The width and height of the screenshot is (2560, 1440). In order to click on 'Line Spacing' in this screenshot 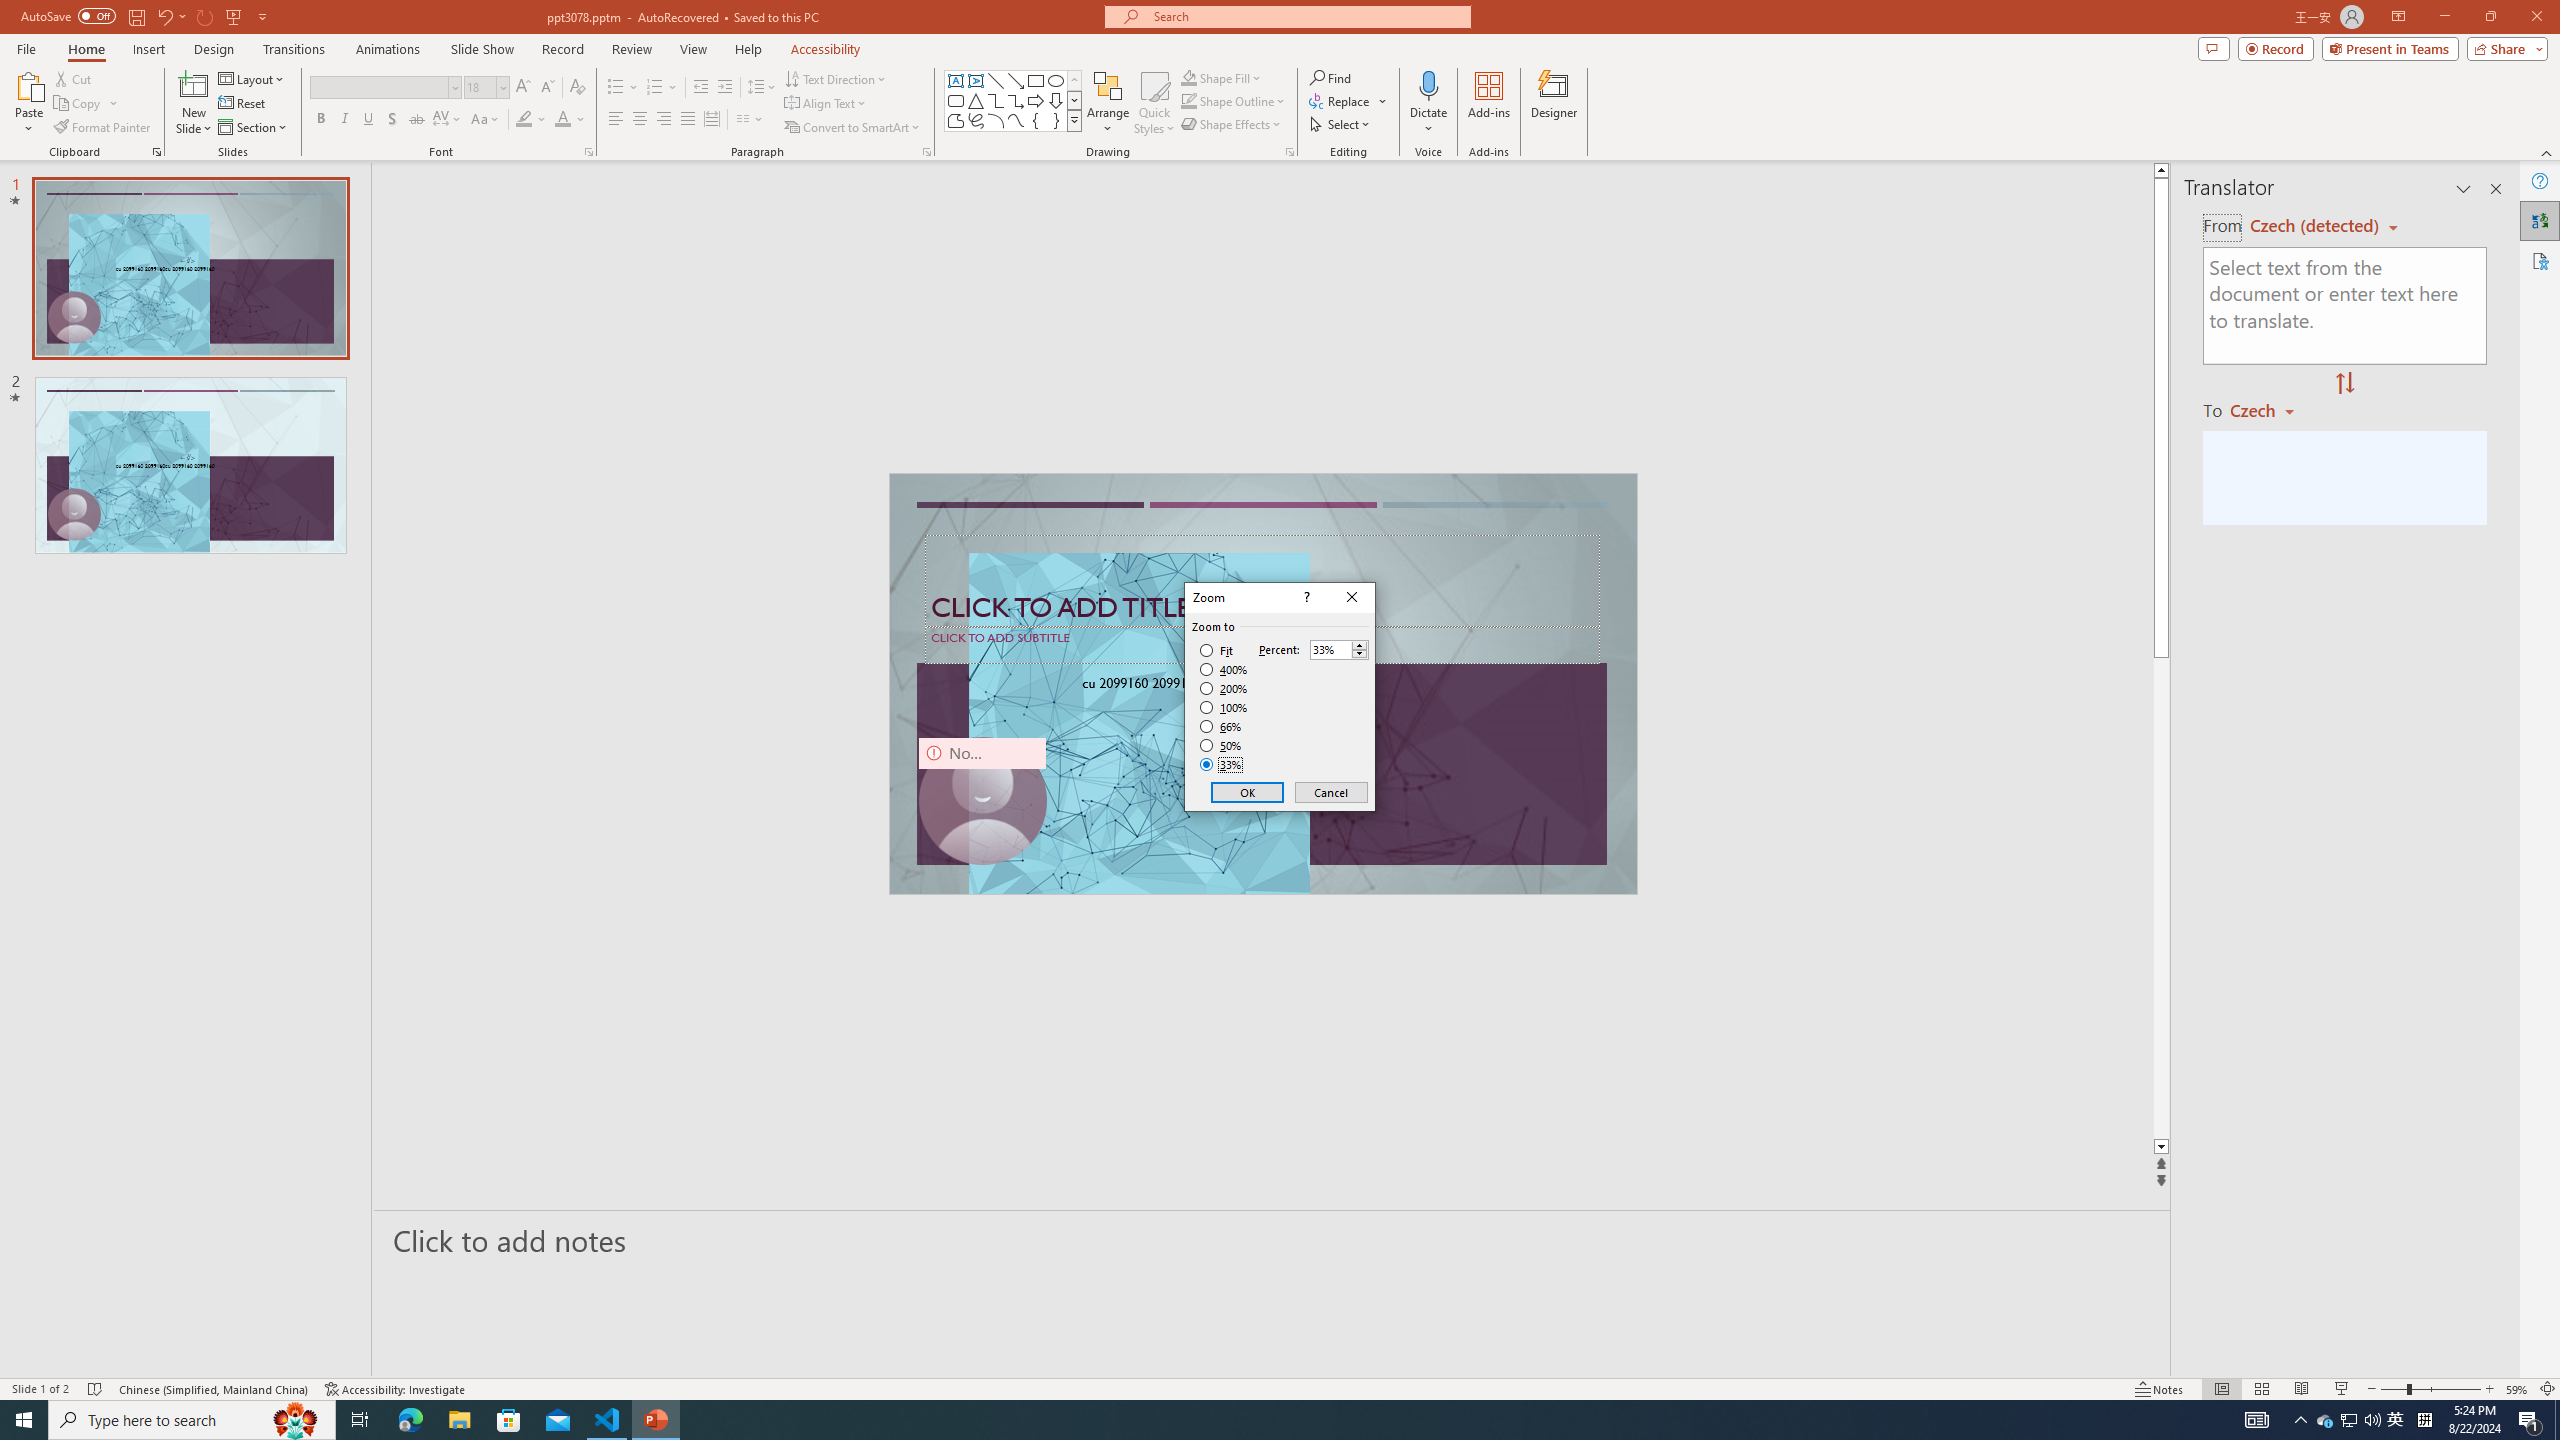, I will do `click(762, 87)`.